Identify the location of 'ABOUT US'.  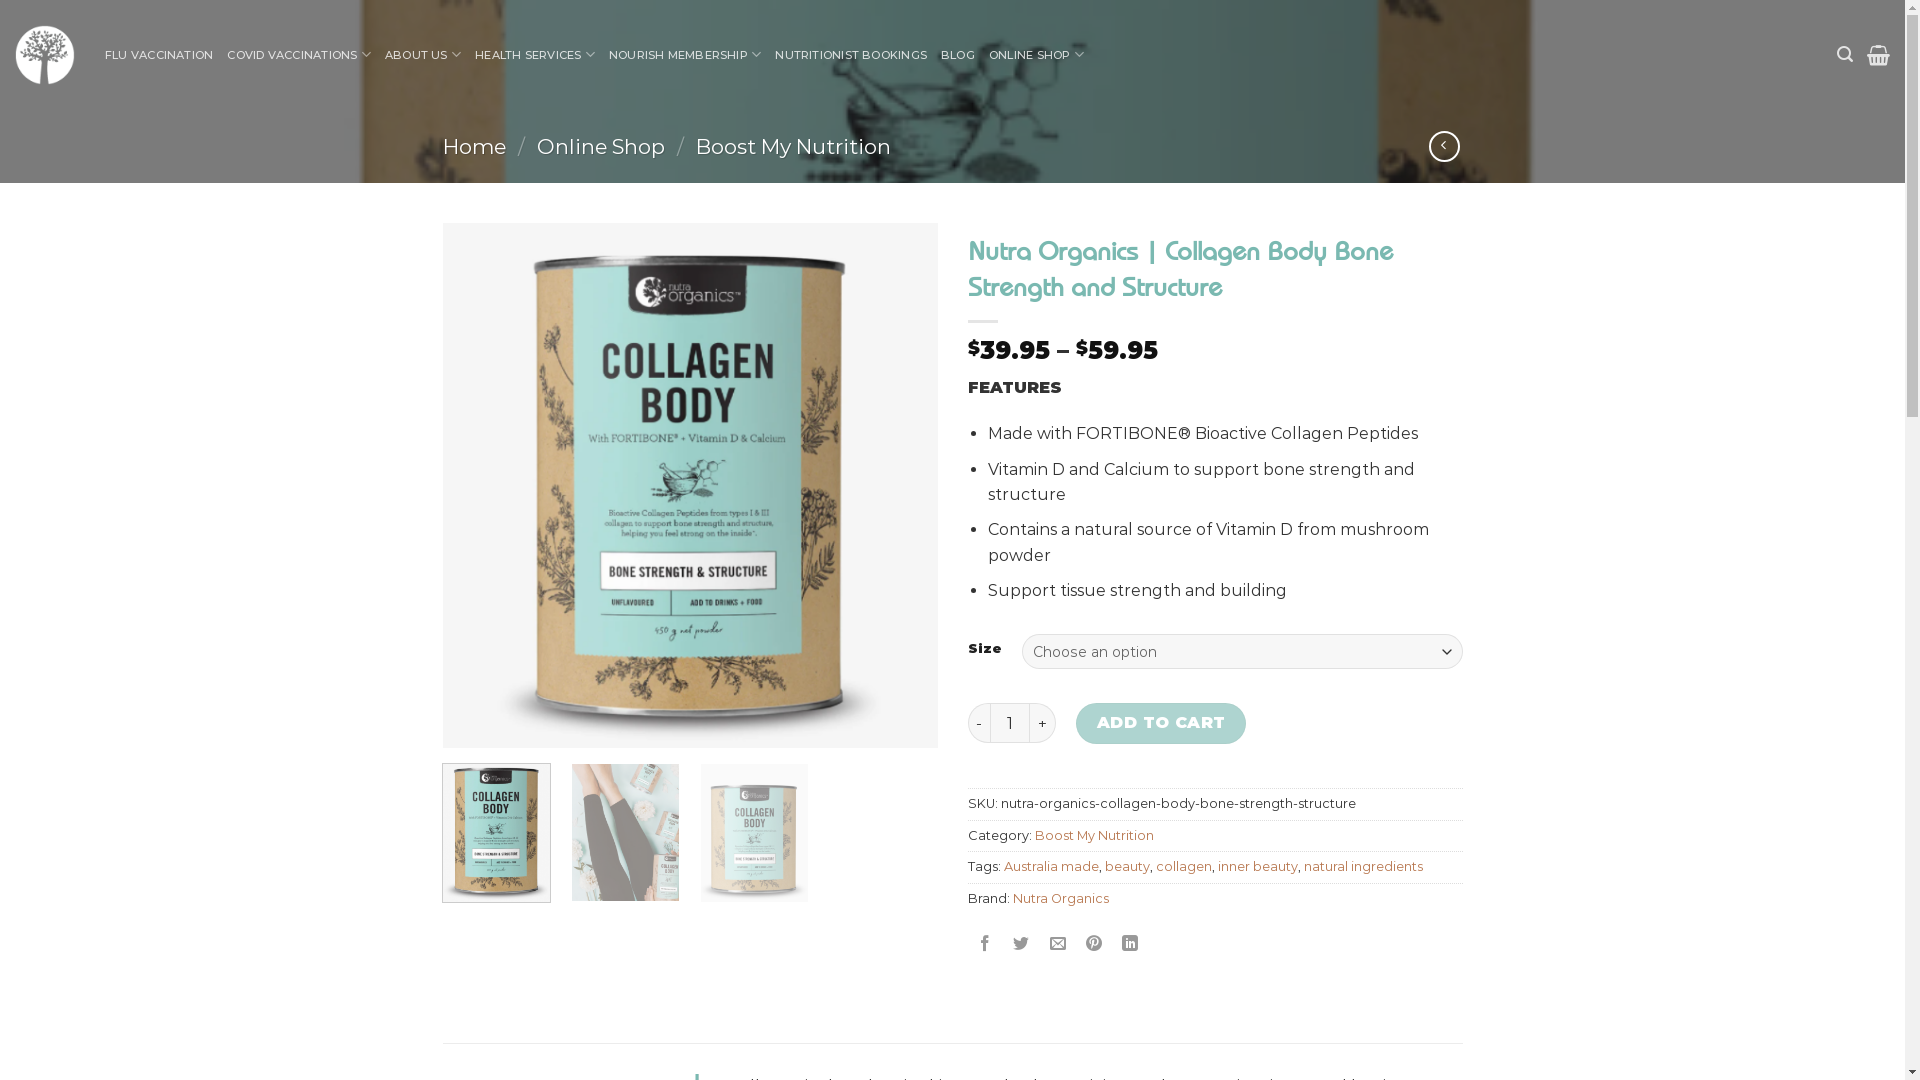
(421, 53).